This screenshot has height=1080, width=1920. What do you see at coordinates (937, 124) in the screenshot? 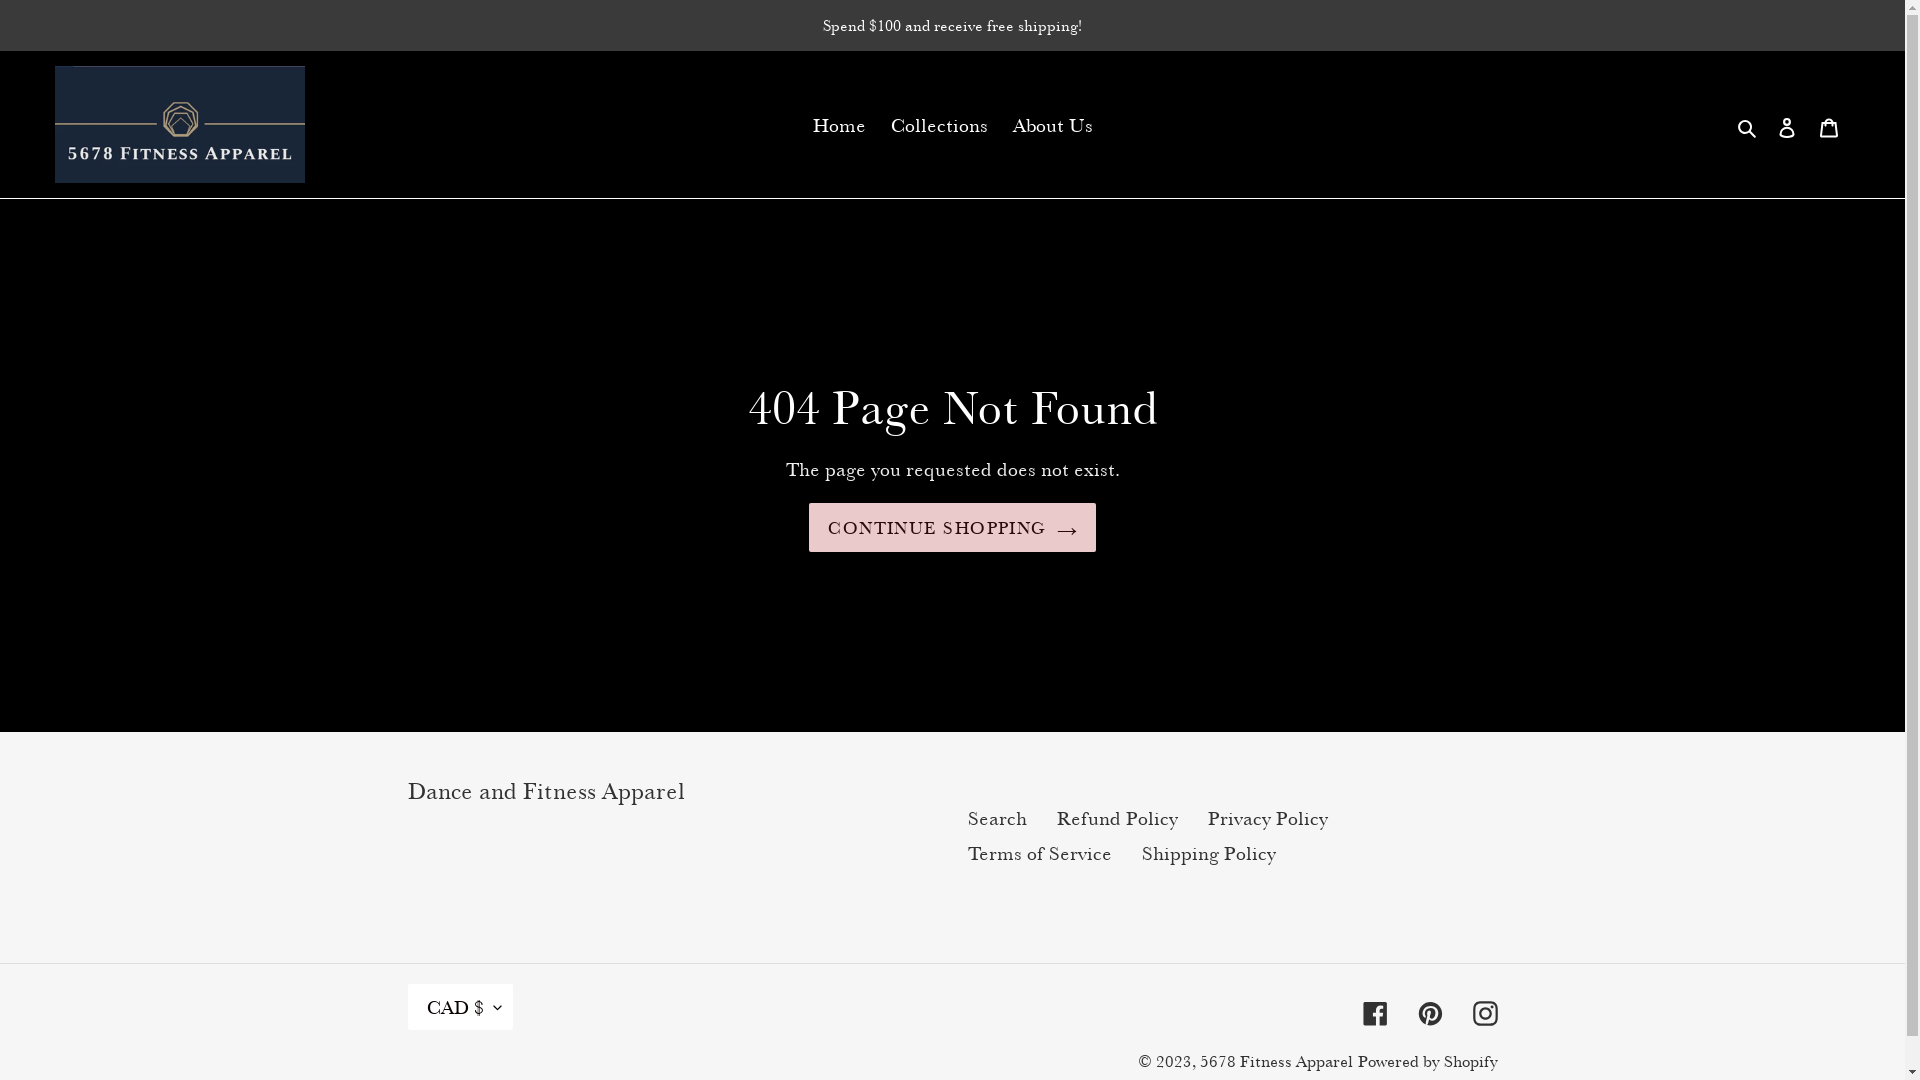
I see `'Collections'` at bounding box center [937, 124].